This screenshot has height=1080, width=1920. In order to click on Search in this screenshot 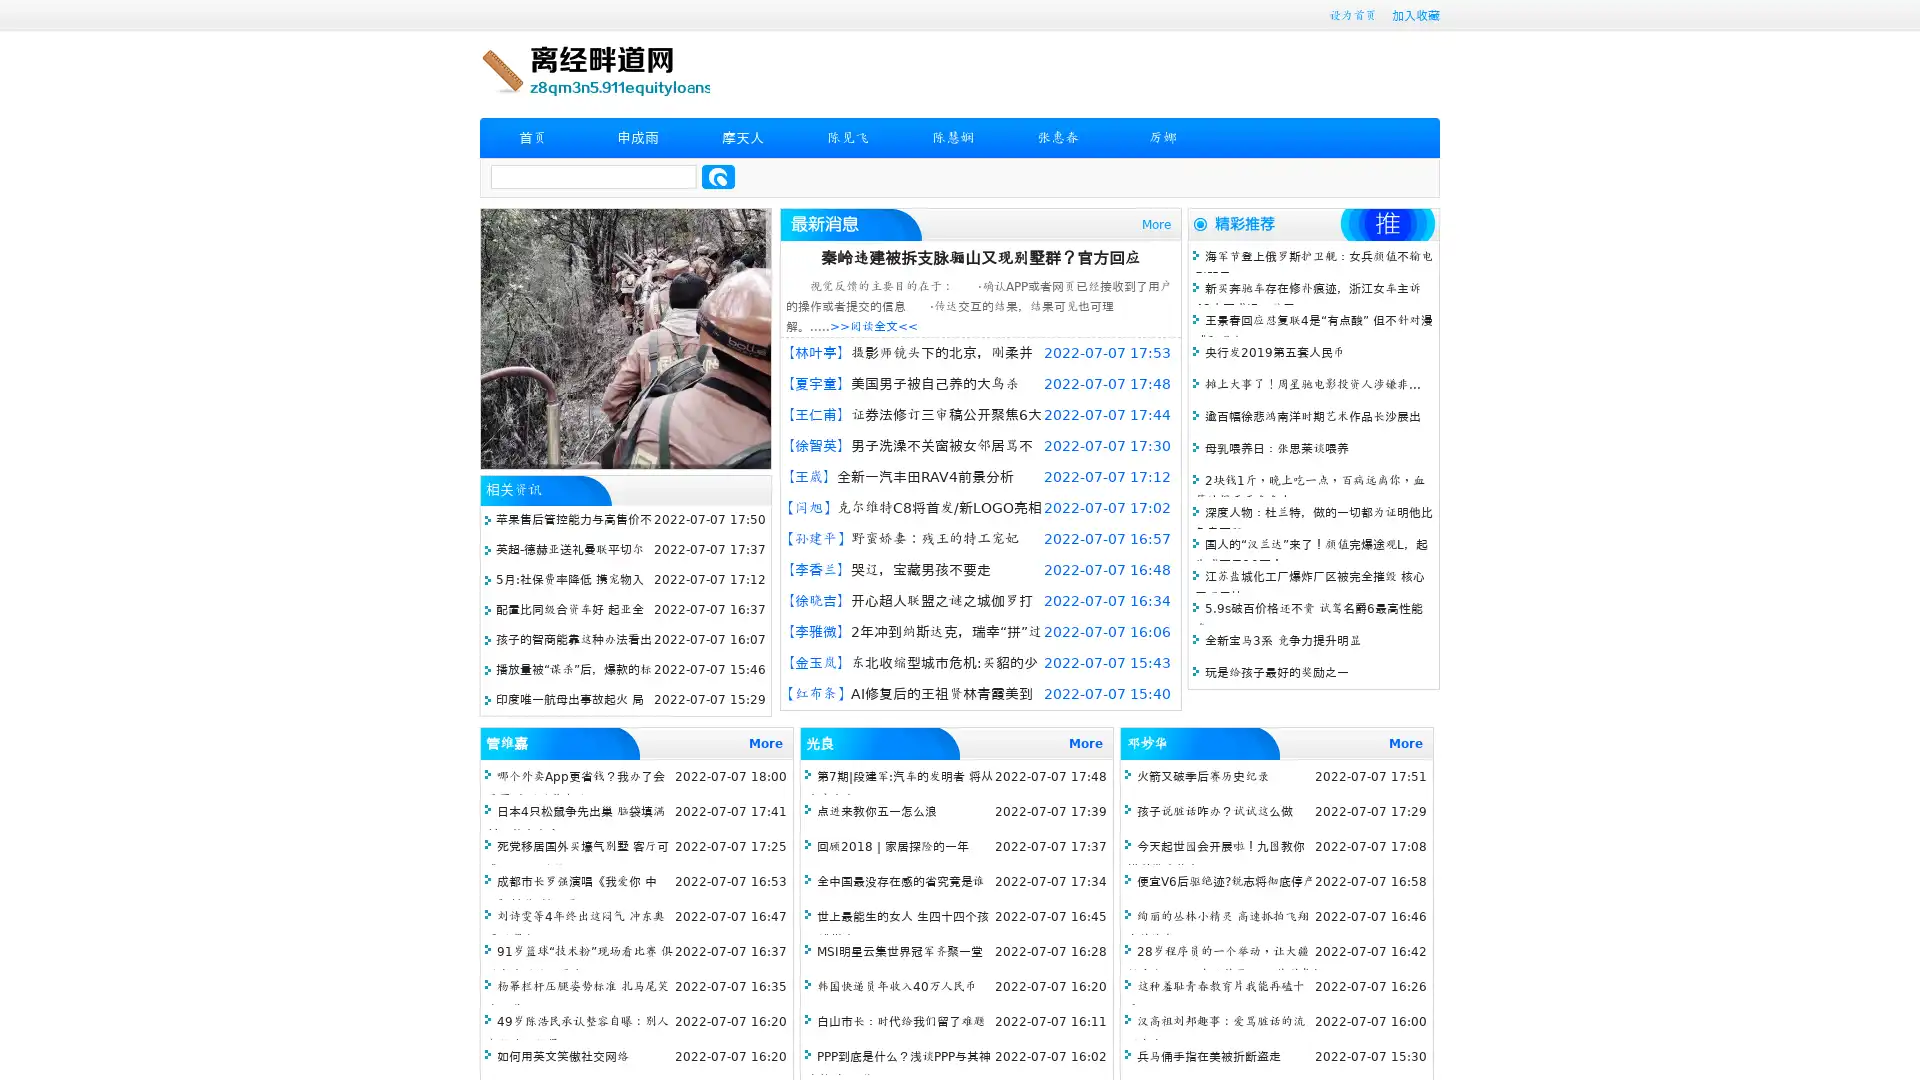, I will do `click(718, 176)`.